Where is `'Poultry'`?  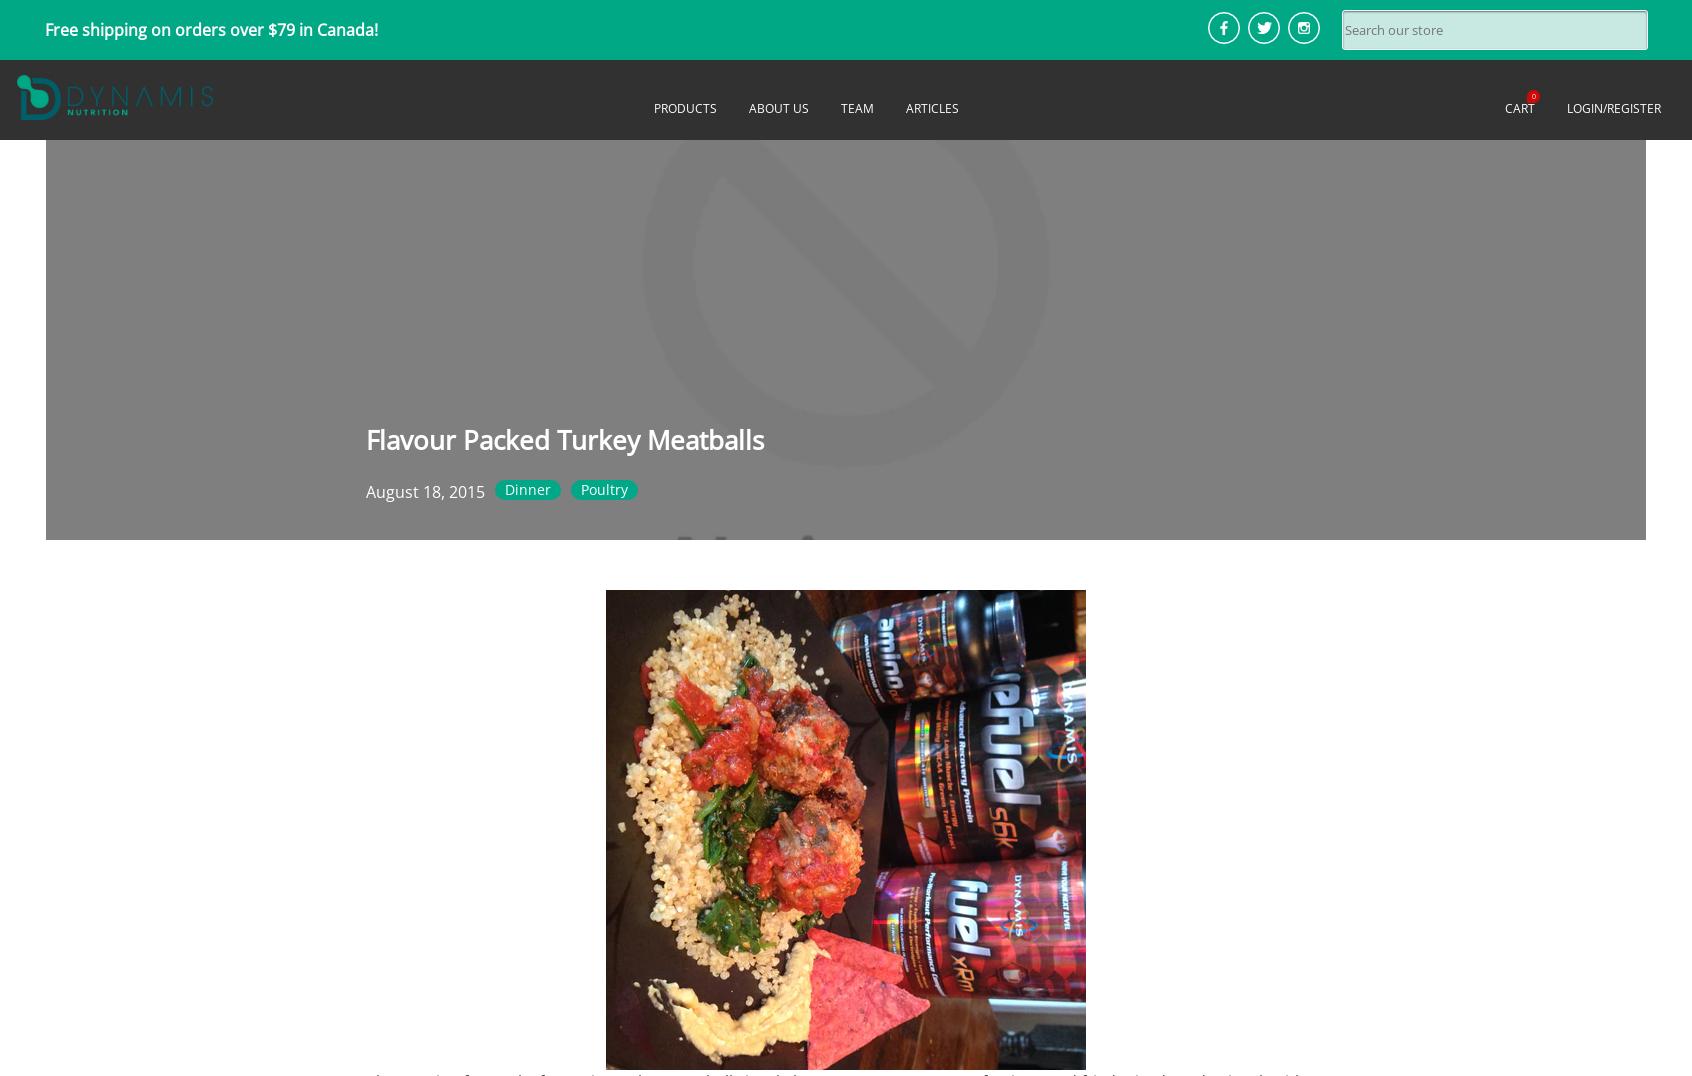 'Poultry' is located at coordinates (580, 488).